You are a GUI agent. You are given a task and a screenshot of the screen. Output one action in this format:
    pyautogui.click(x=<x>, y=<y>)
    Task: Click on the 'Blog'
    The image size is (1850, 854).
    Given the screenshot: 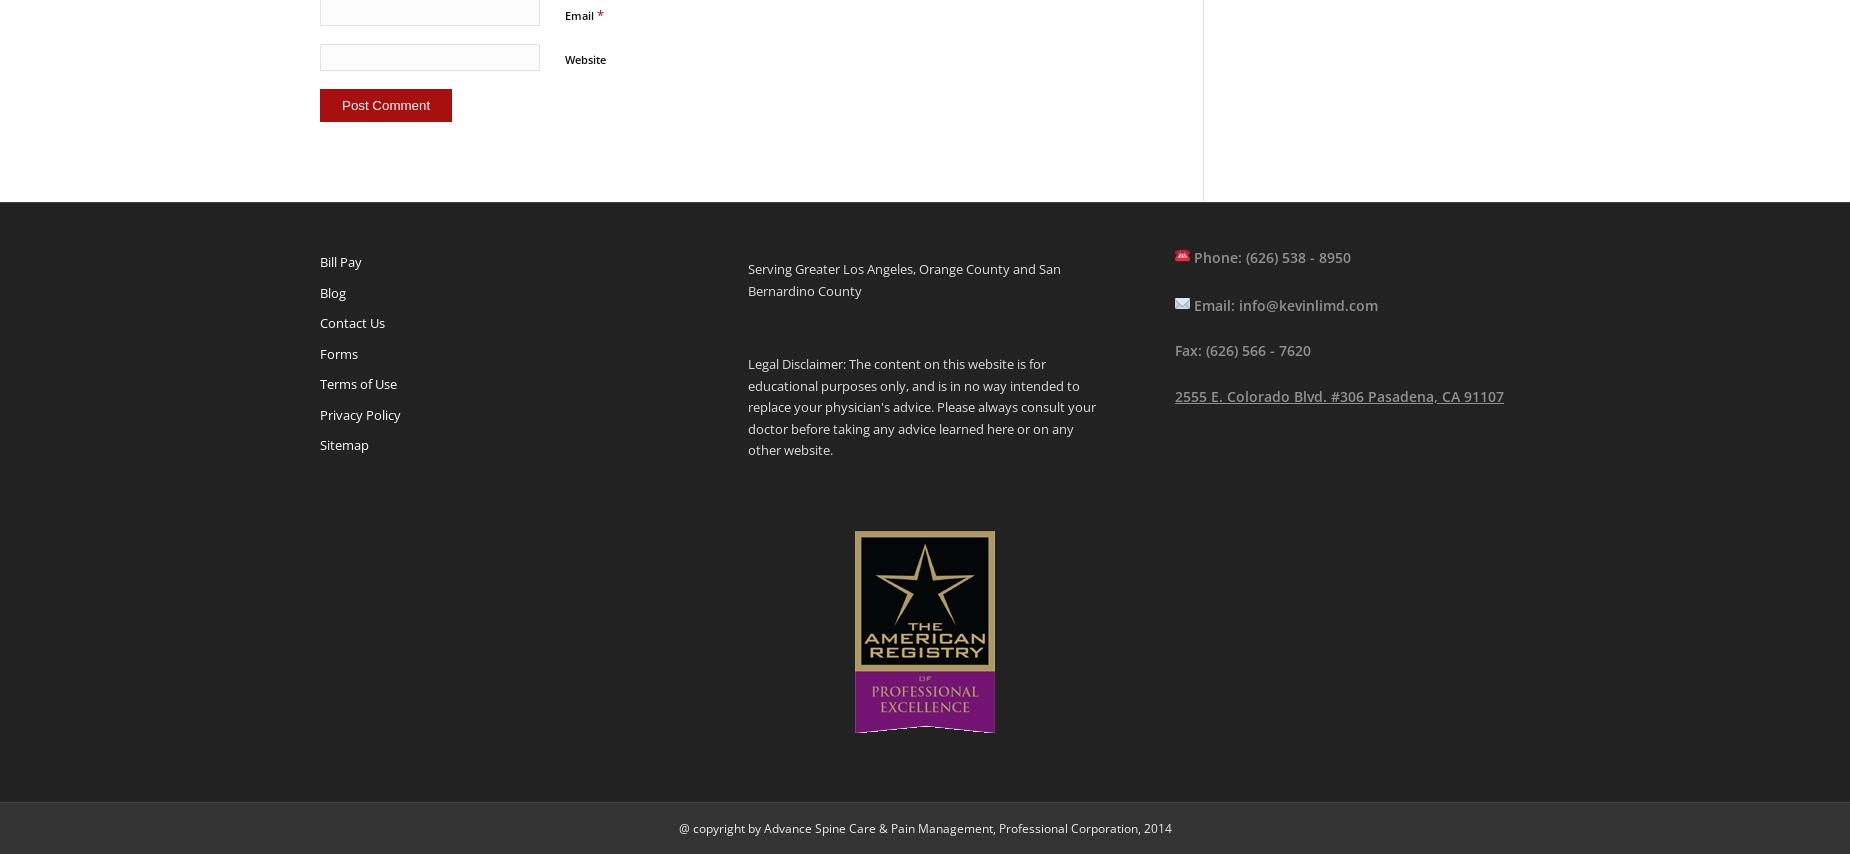 What is the action you would take?
    pyautogui.click(x=319, y=291)
    